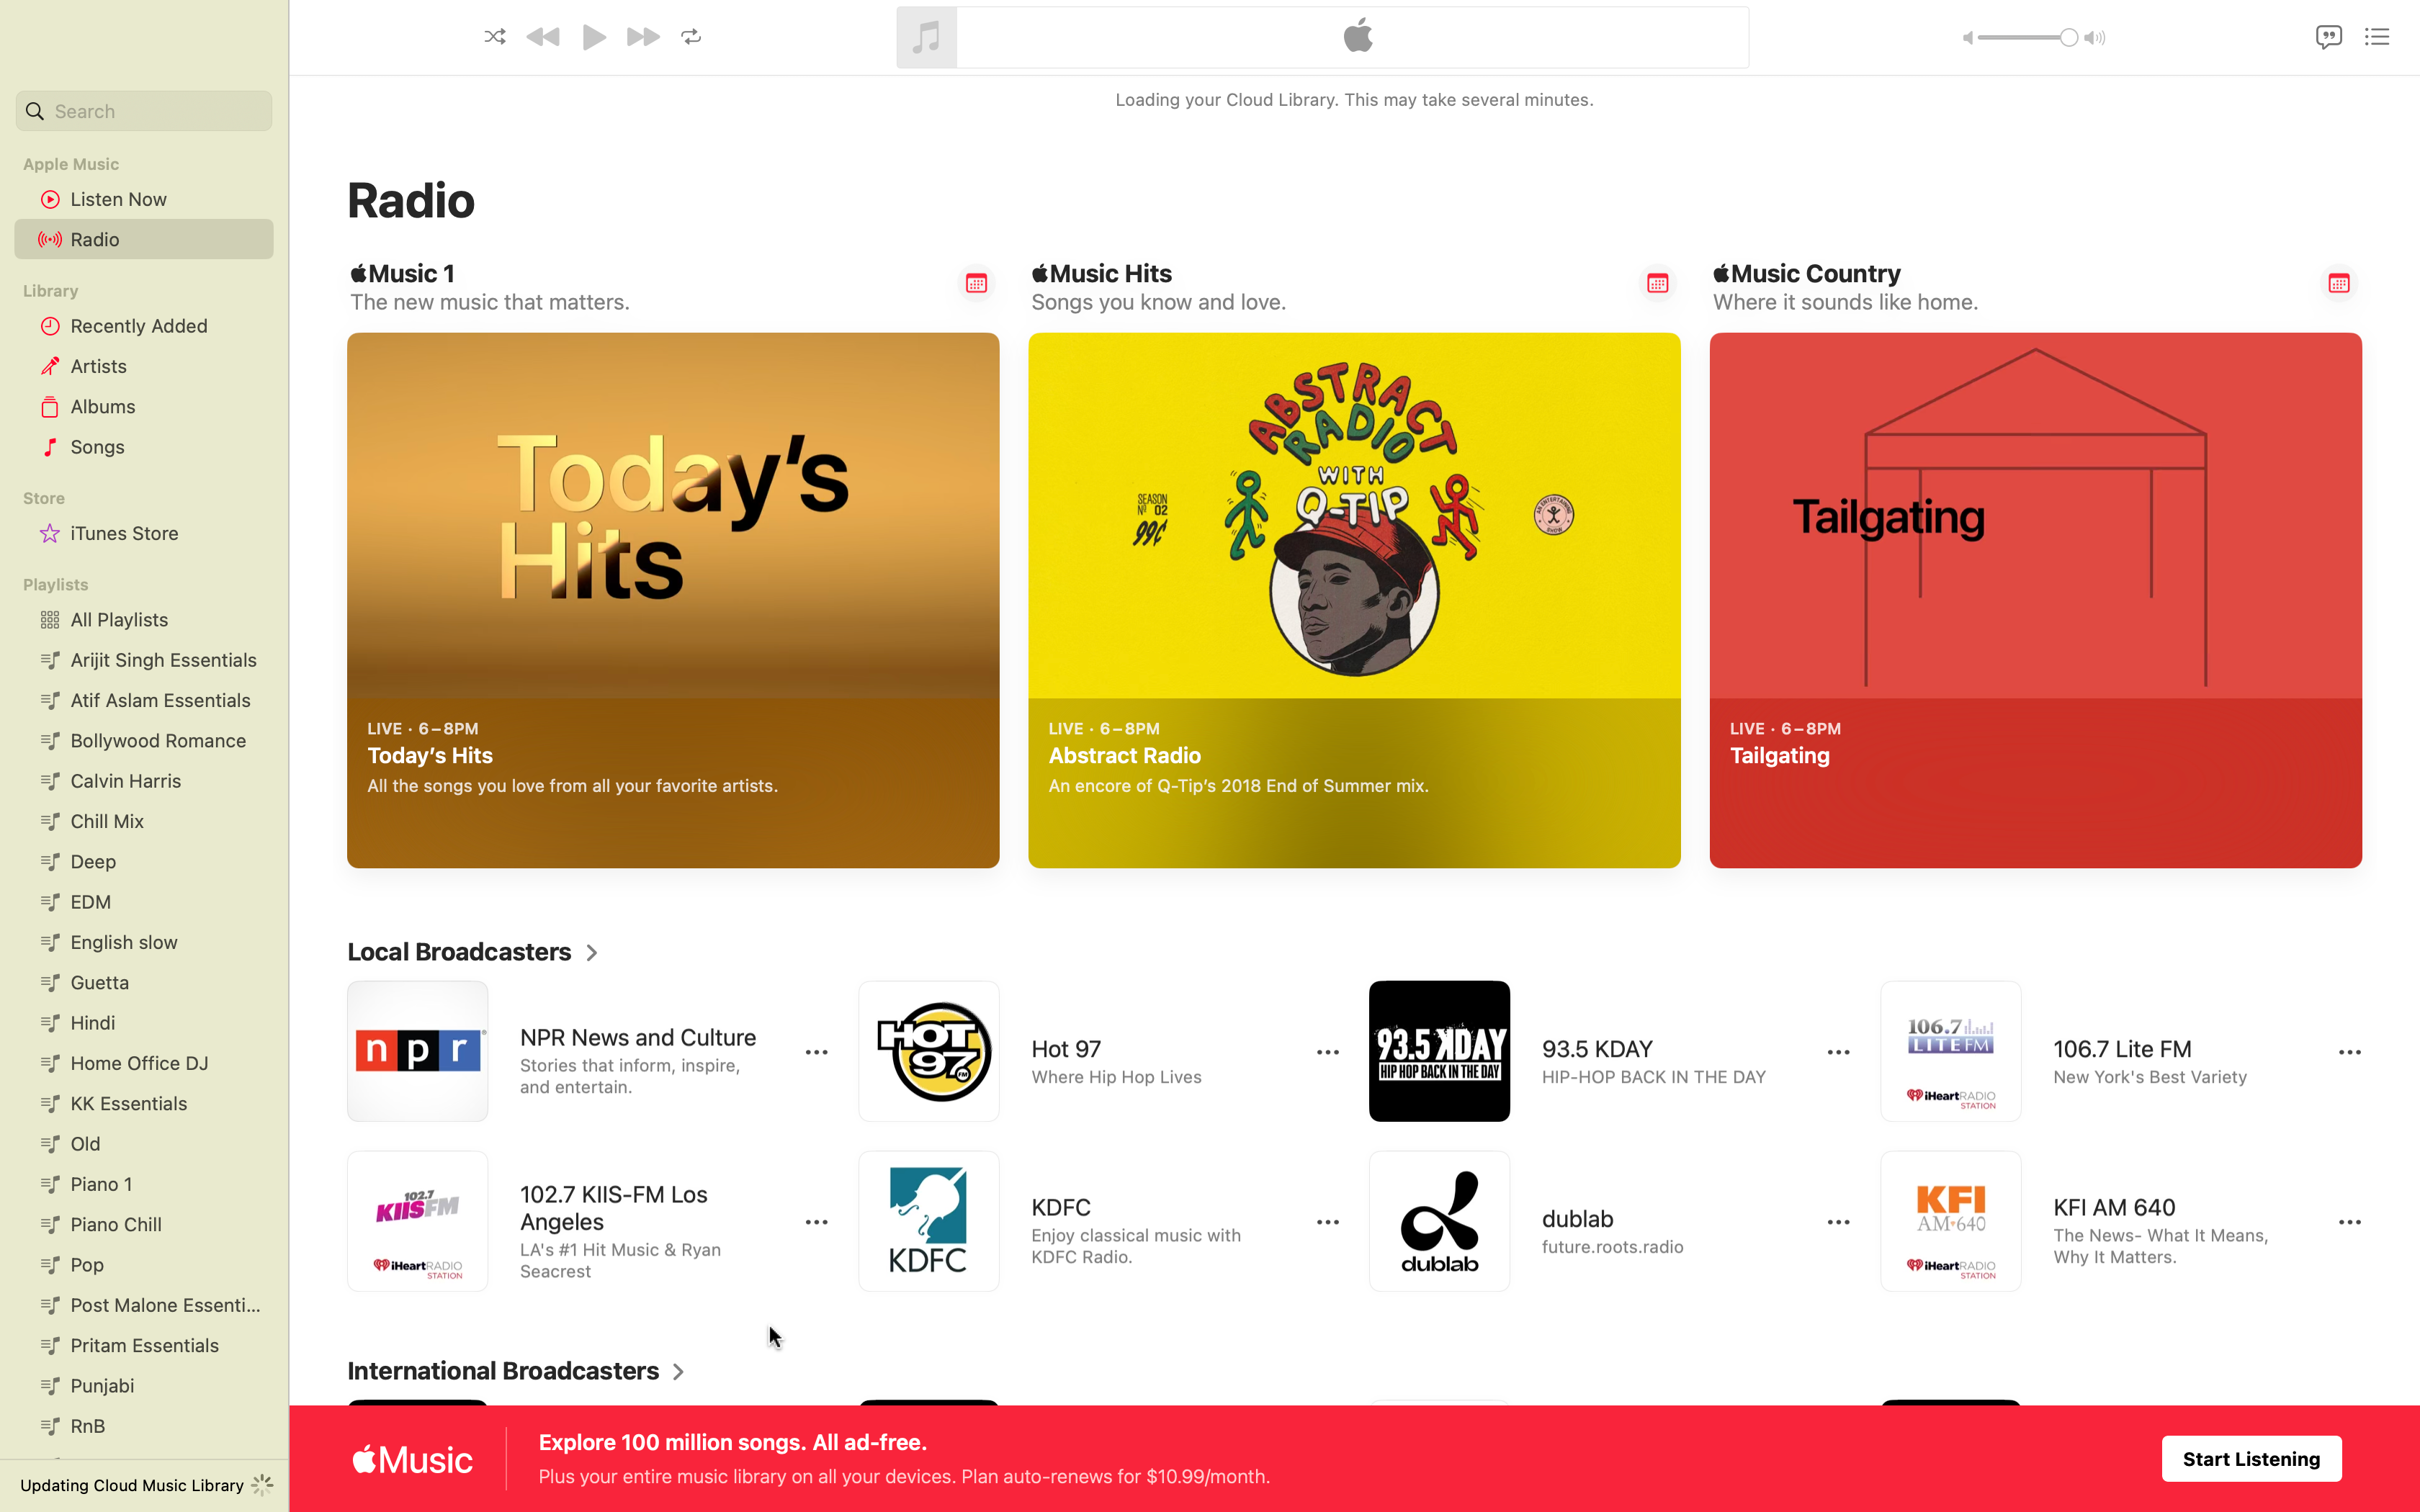 The image size is (2420, 1512). What do you see at coordinates (2339, 281) in the screenshot?
I see `Provide a reminder about Country Music` at bounding box center [2339, 281].